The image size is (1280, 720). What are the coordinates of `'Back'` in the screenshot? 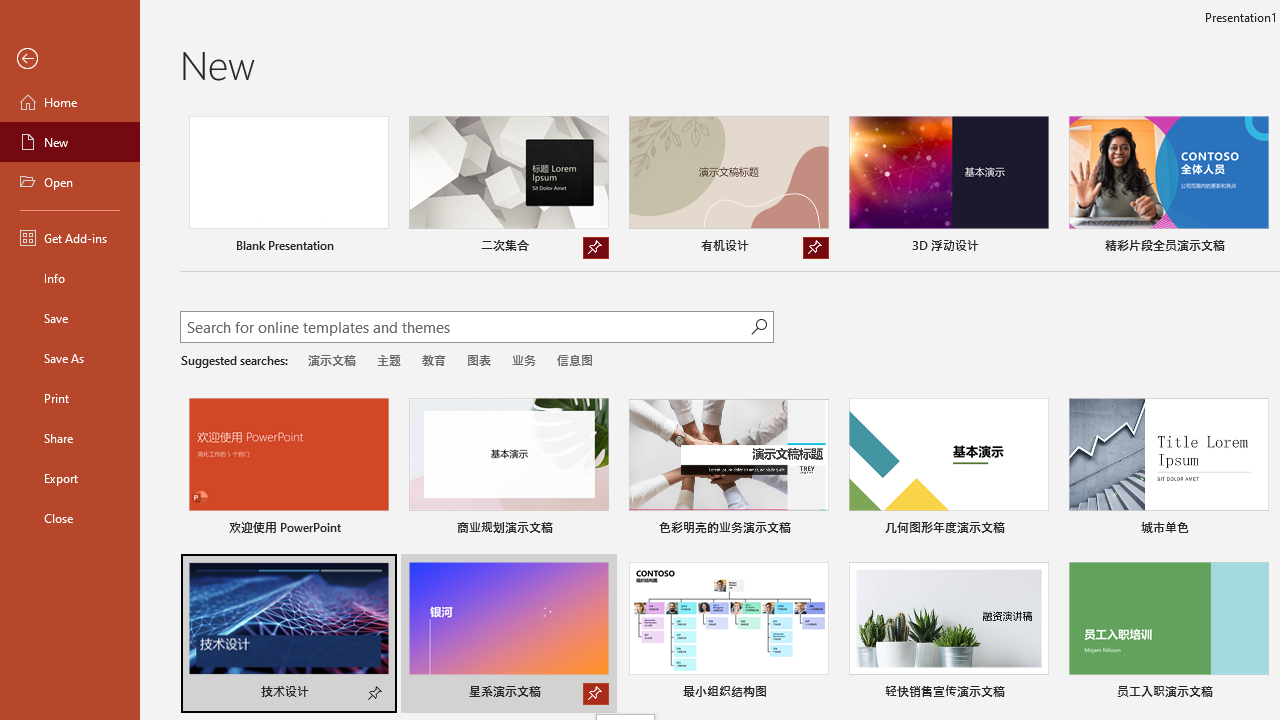 It's located at (69, 58).